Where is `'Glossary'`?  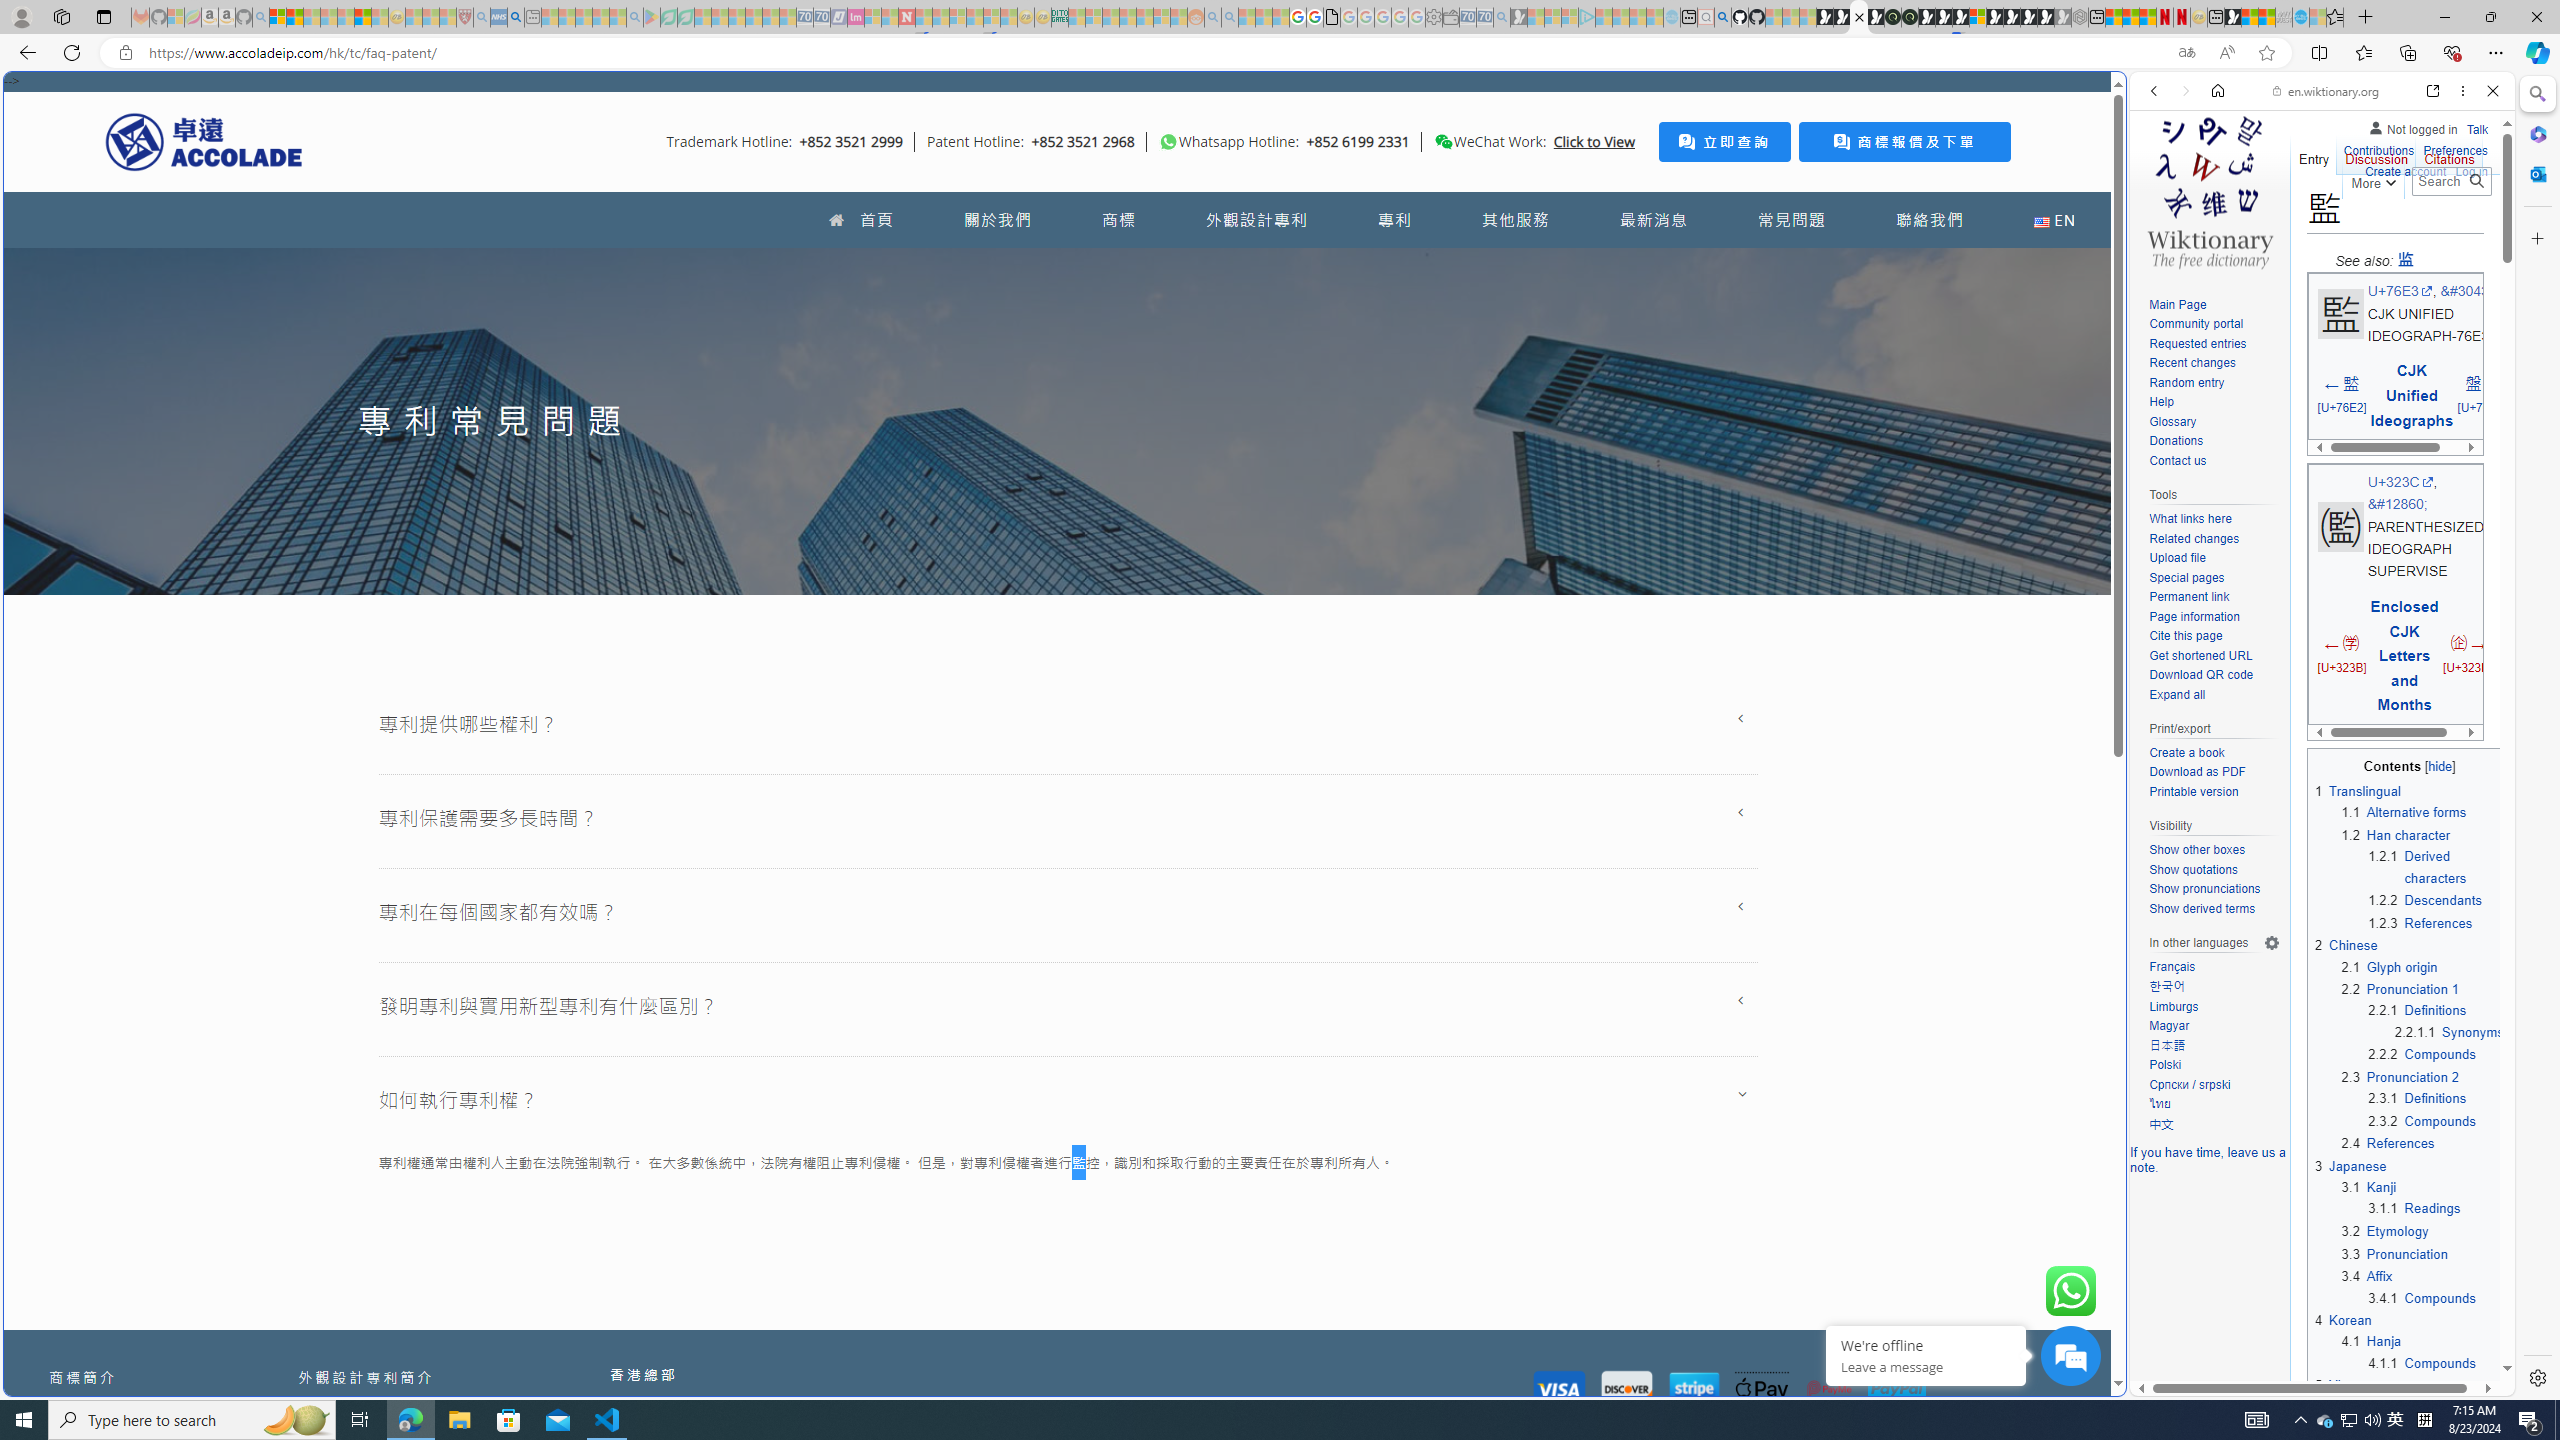
'Glossary' is located at coordinates (2172, 421).